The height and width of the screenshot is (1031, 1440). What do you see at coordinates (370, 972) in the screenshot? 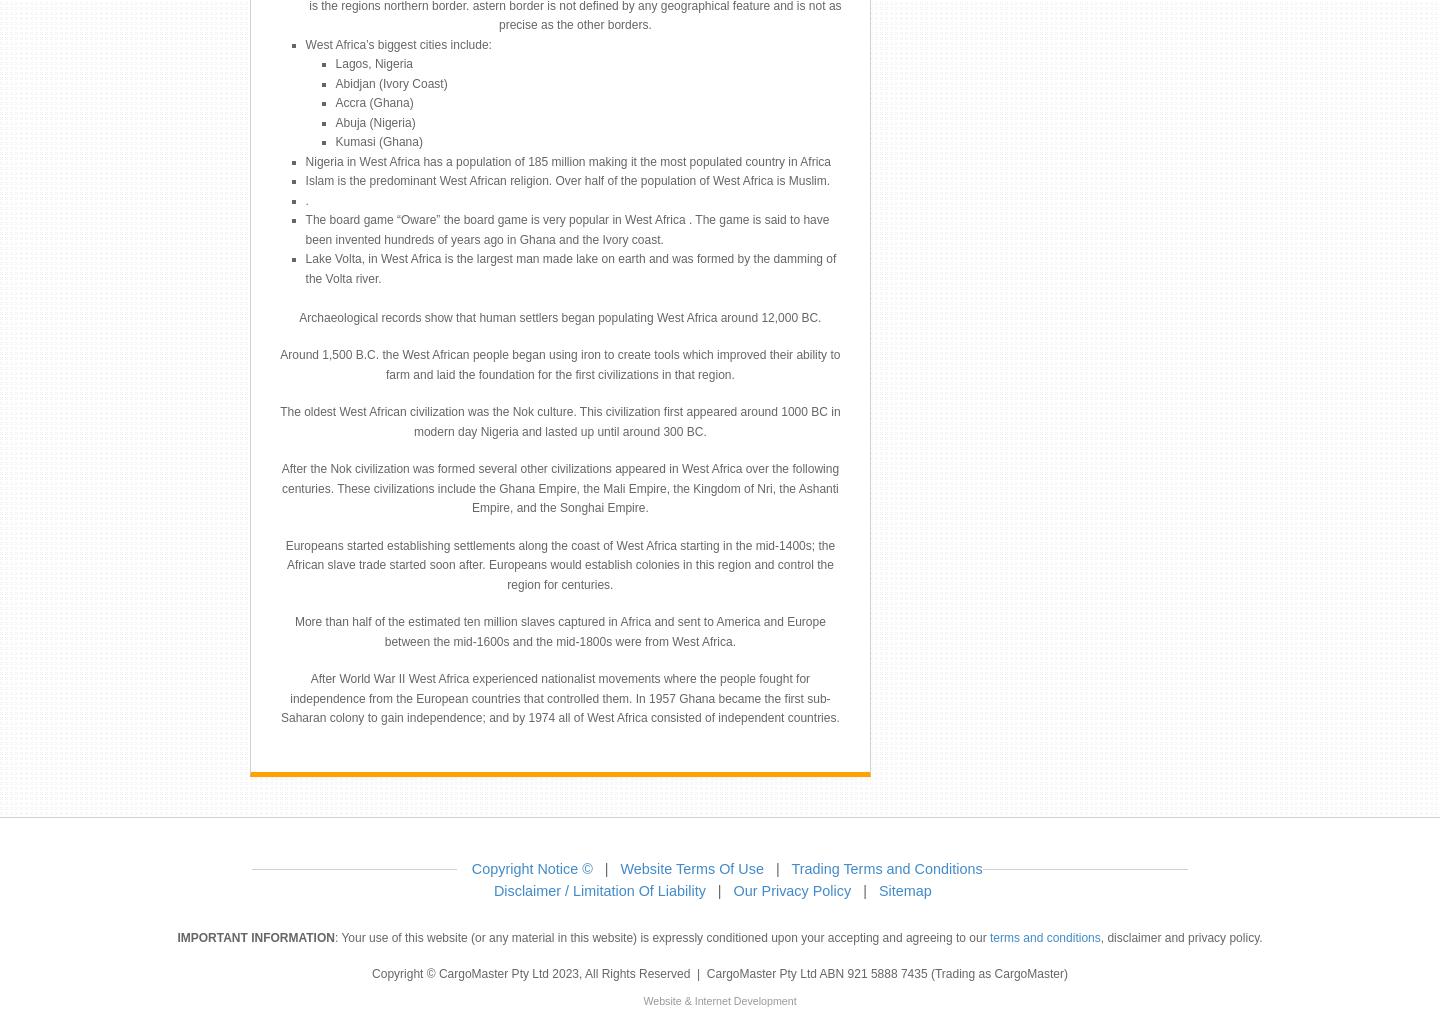
I see `'Copyright © CargoMaster Pty Ltd 2023, All Rights Reserved  |  CargoMaster Pty Ltd ABN 921 5888 7435 (Trading as CargoMaster)'` at bounding box center [370, 972].